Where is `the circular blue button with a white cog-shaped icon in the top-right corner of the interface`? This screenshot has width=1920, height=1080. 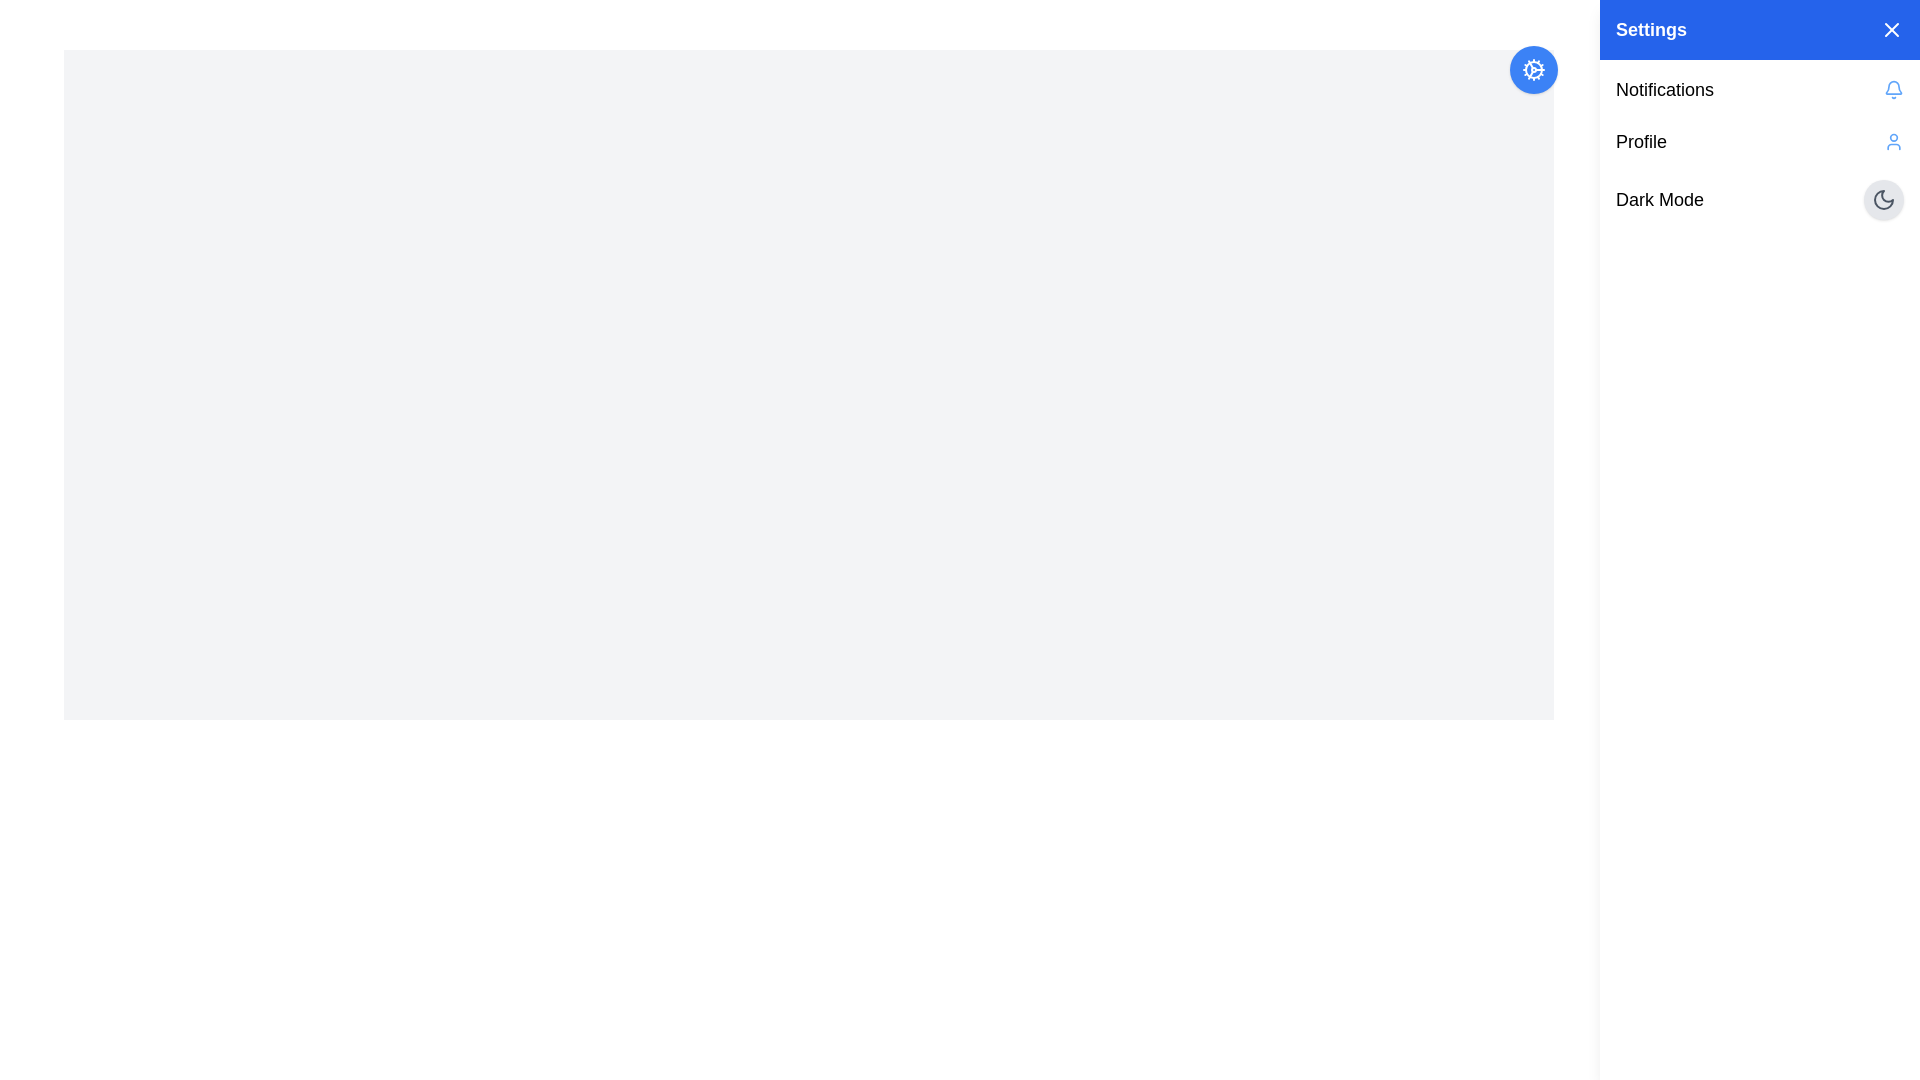 the circular blue button with a white cog-shaped icon in the top-right corner of the interface is located at coordinates (1533, 68).